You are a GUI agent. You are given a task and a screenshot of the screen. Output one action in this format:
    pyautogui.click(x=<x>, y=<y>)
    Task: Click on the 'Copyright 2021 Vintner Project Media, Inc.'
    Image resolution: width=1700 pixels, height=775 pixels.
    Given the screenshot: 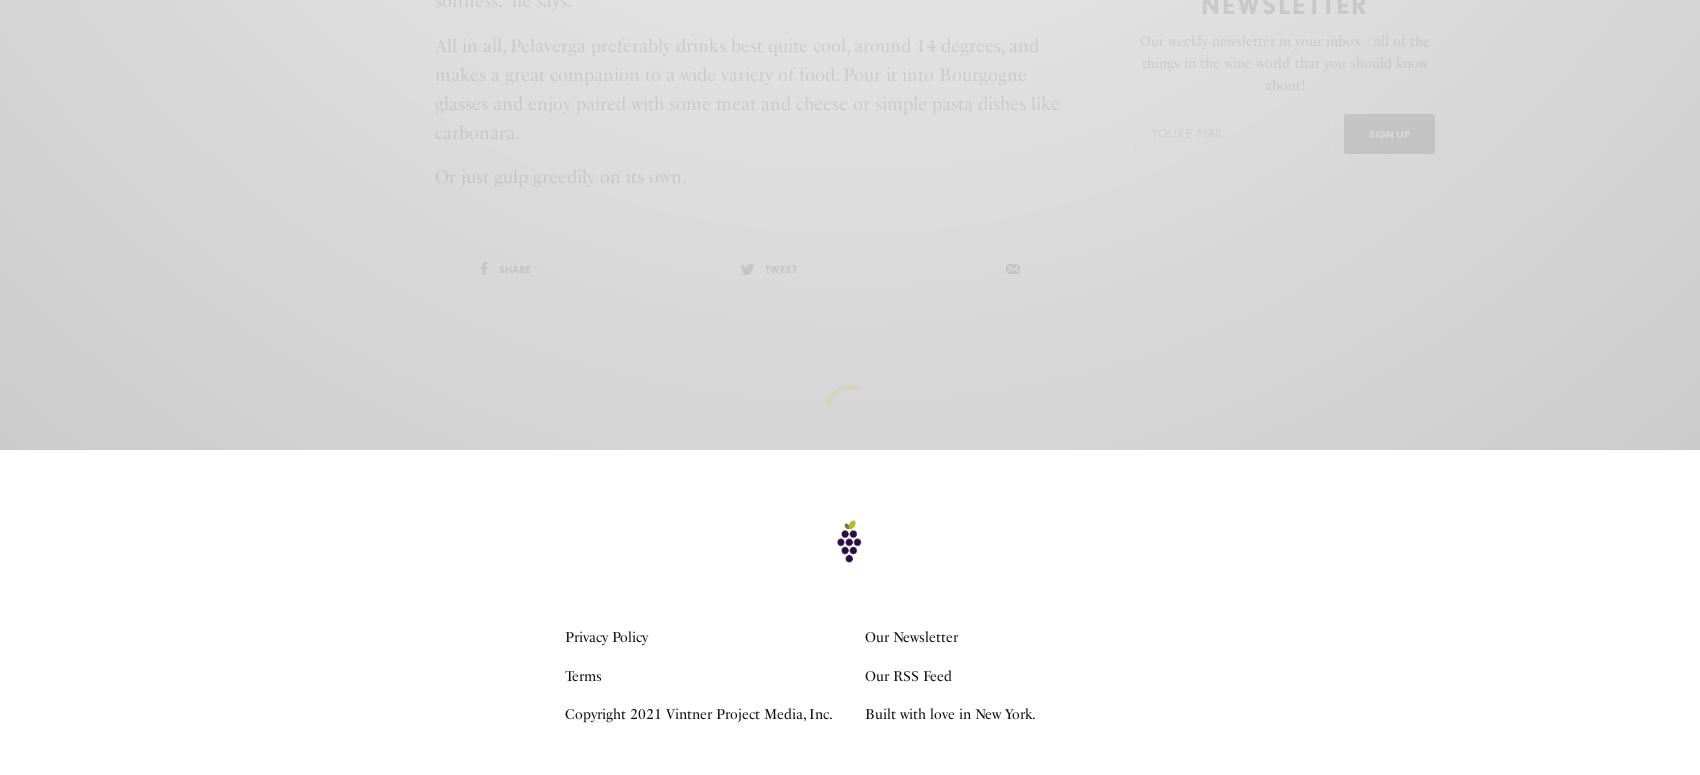 What is the action you would take?
    pyautogui.click(x=699, y=714)
    